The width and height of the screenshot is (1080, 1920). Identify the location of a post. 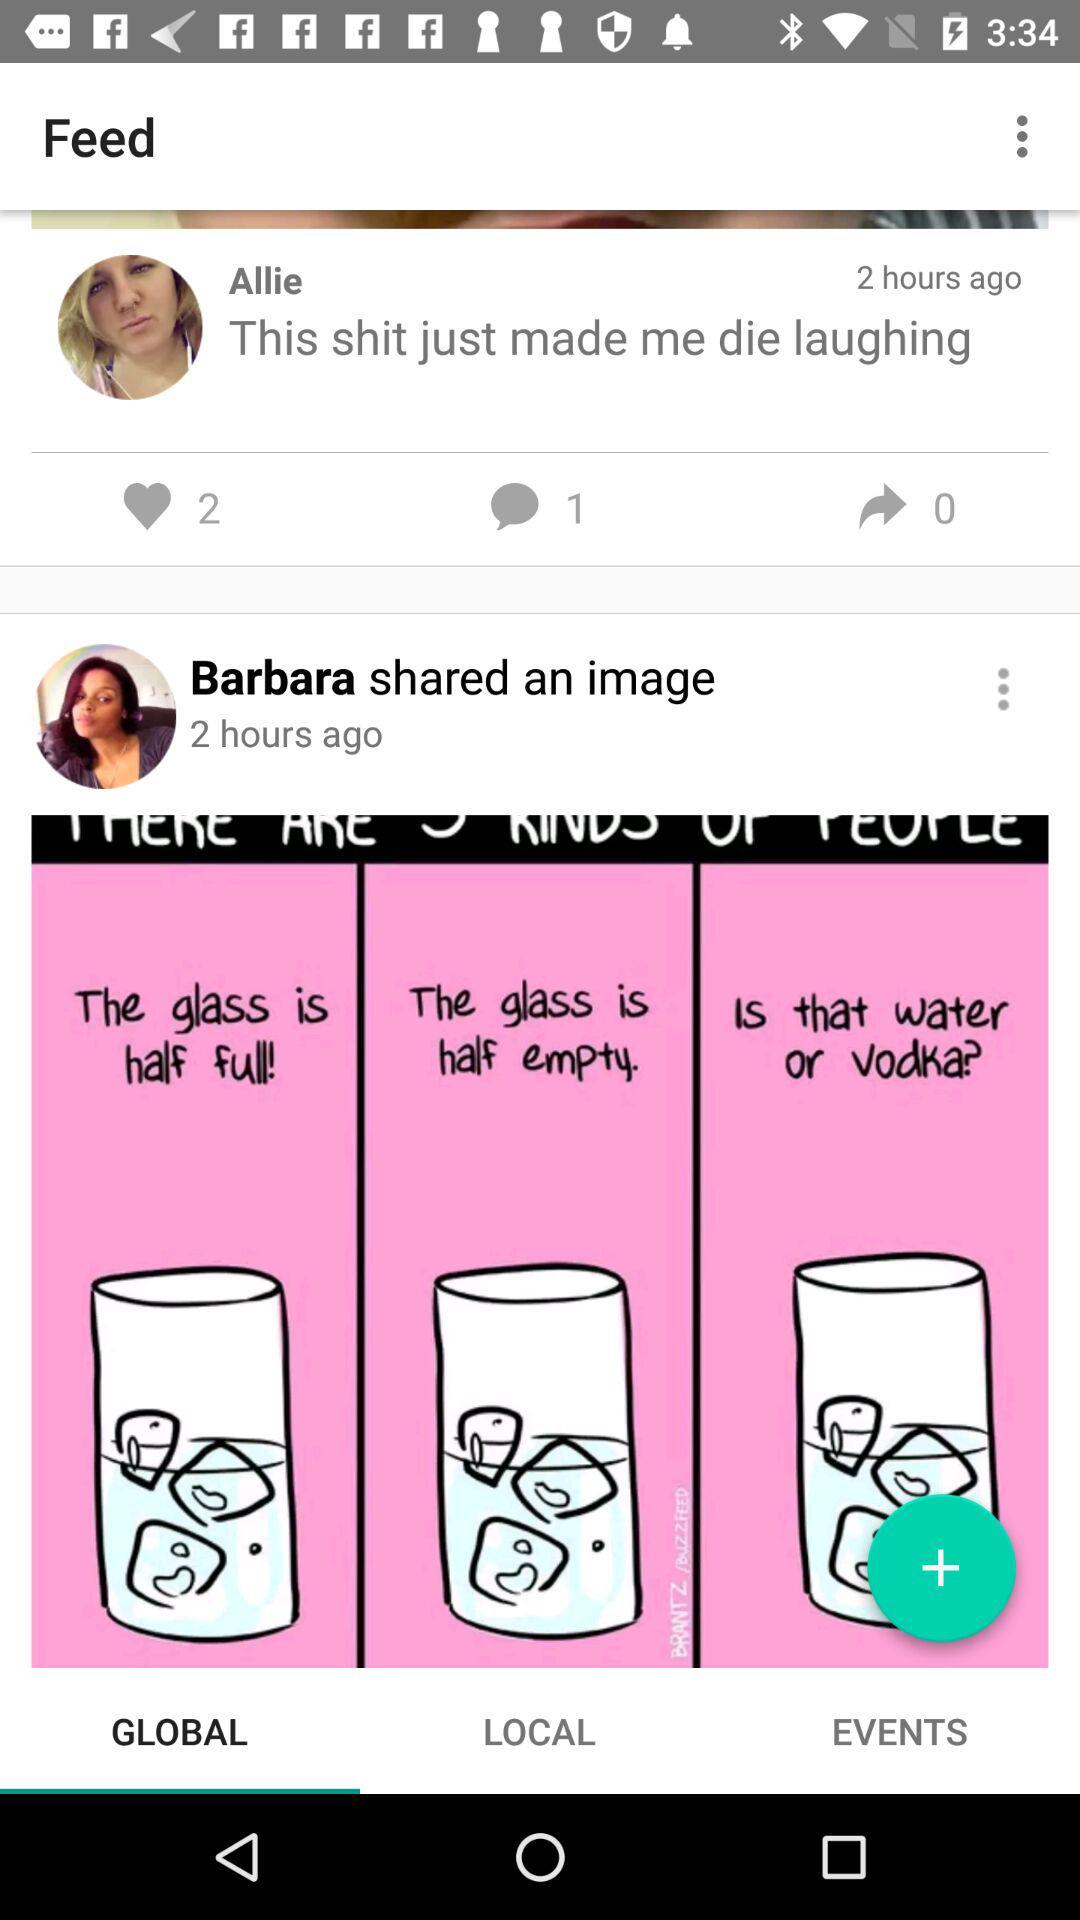
(941, 1575).